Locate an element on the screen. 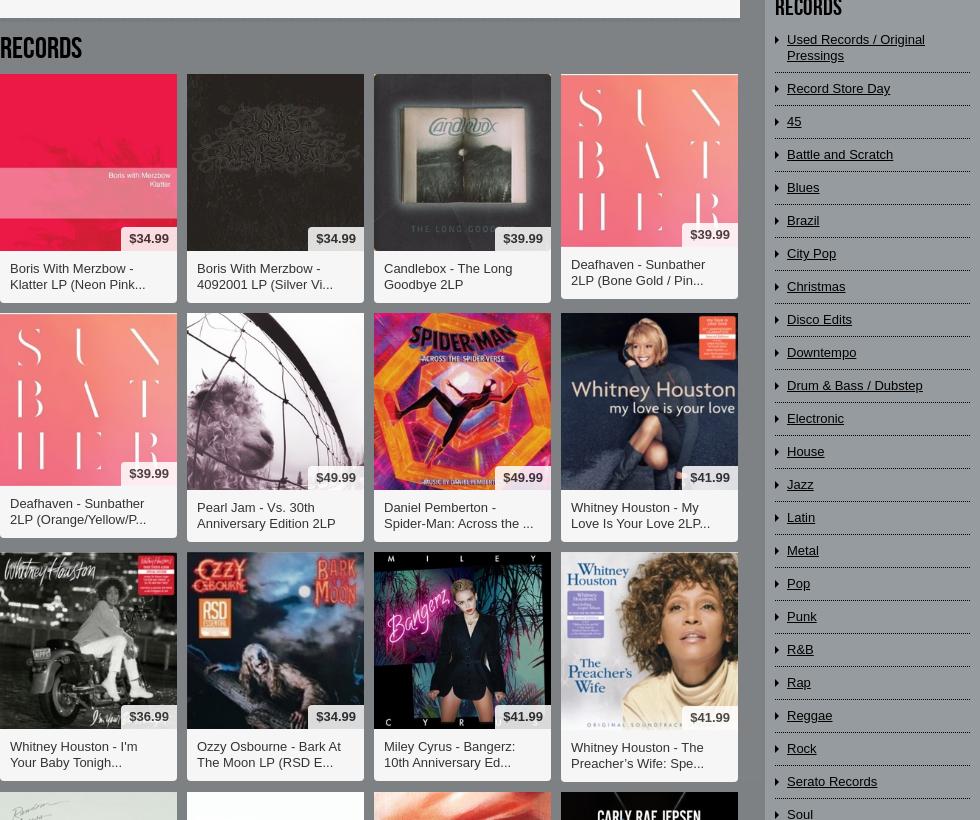 This screenshot has height=820, width=980. 'Pop' is located at coordinates (798, 583).